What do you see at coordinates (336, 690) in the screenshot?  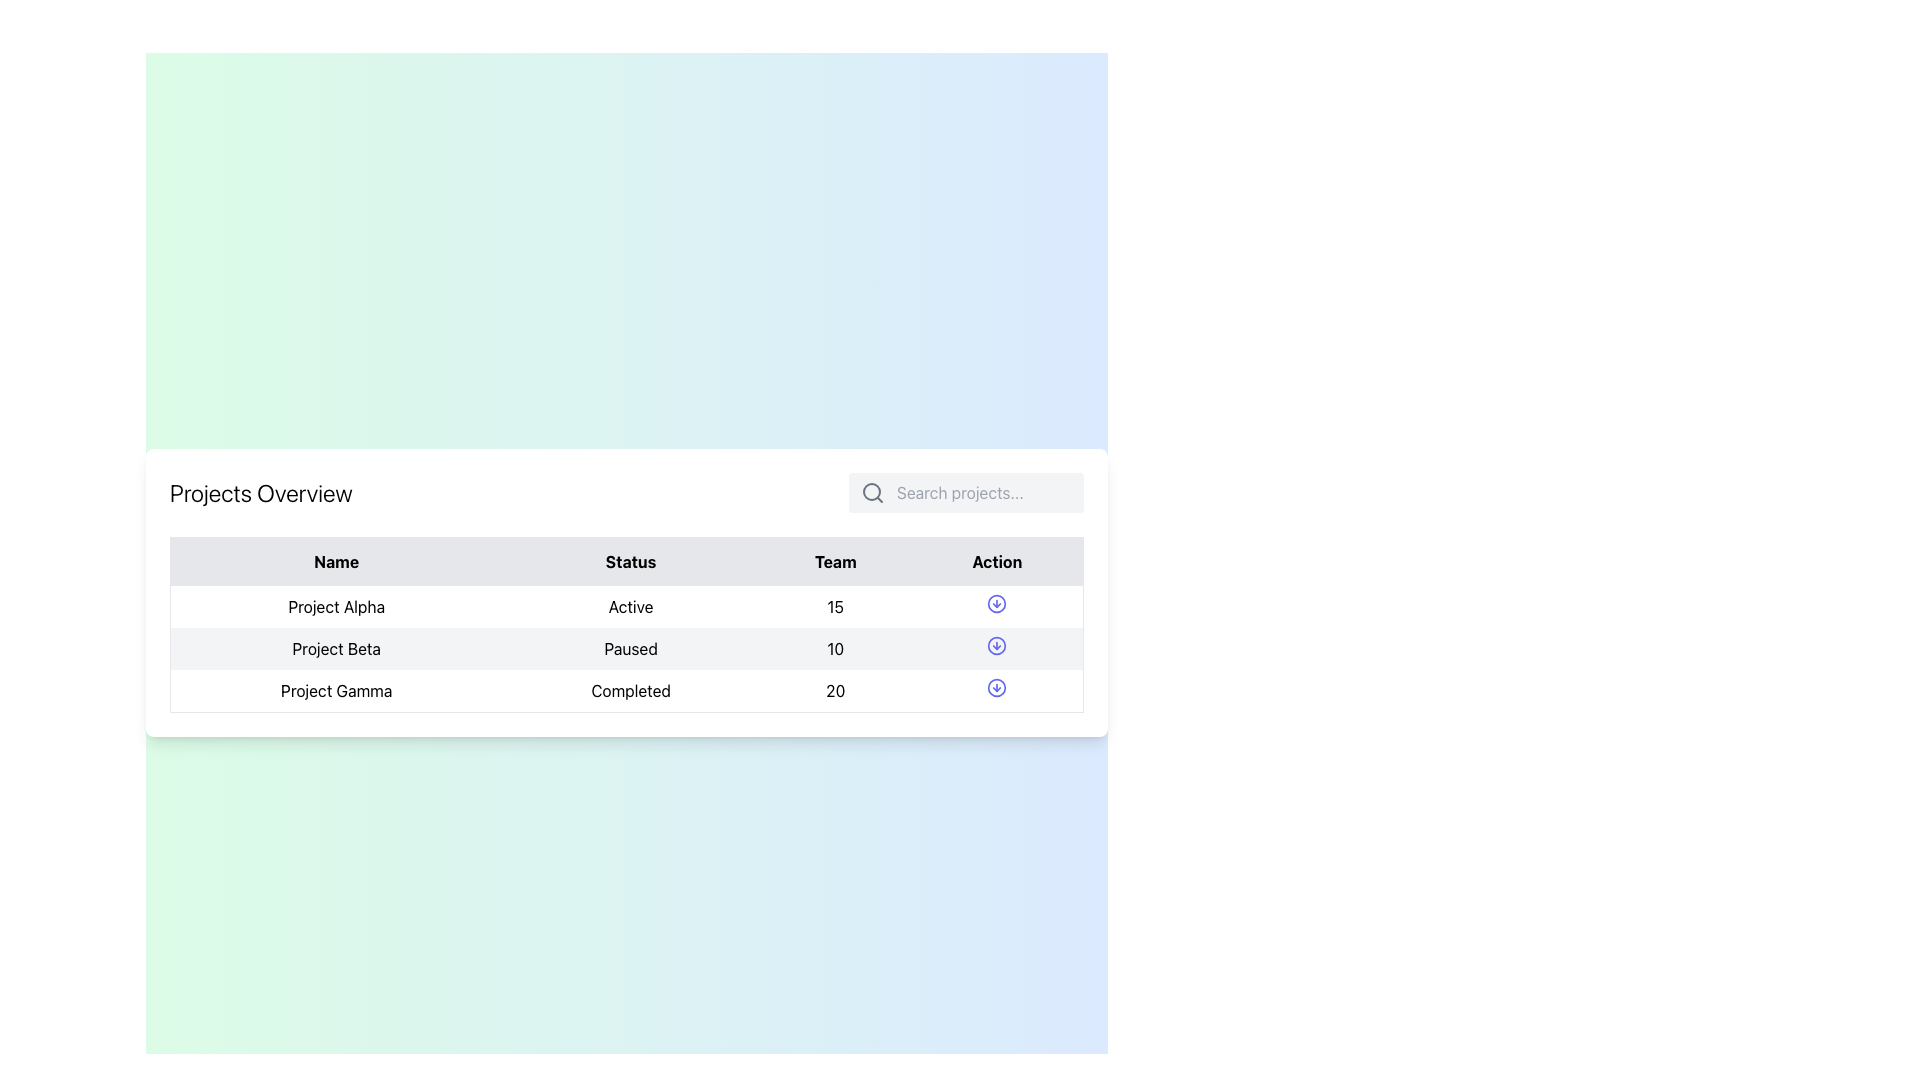 I see `the text label for 'Project Gamma' in the 'Name' column of the projects table` at bounding box center [336, 690].